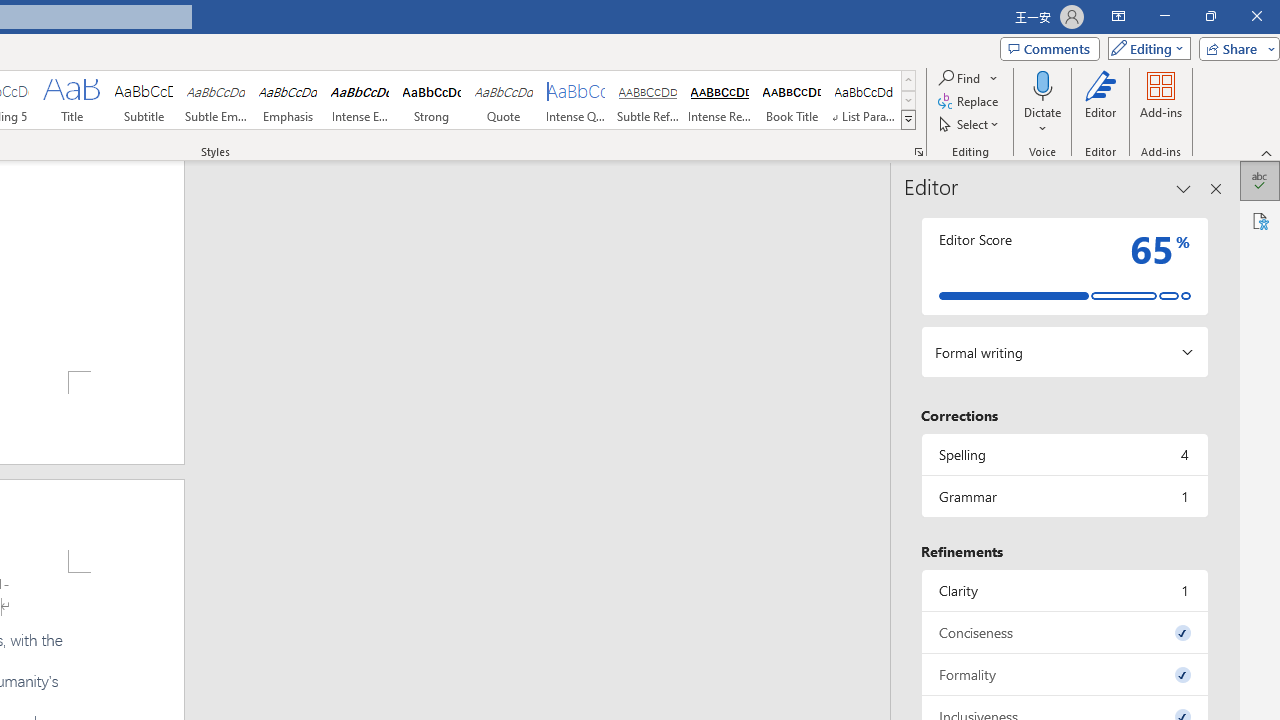 The width and height of the screenshot is (1280, 720). Describe the element at coordinates (918, 150) in the screenshot. I see `'Styles...'` at that location.